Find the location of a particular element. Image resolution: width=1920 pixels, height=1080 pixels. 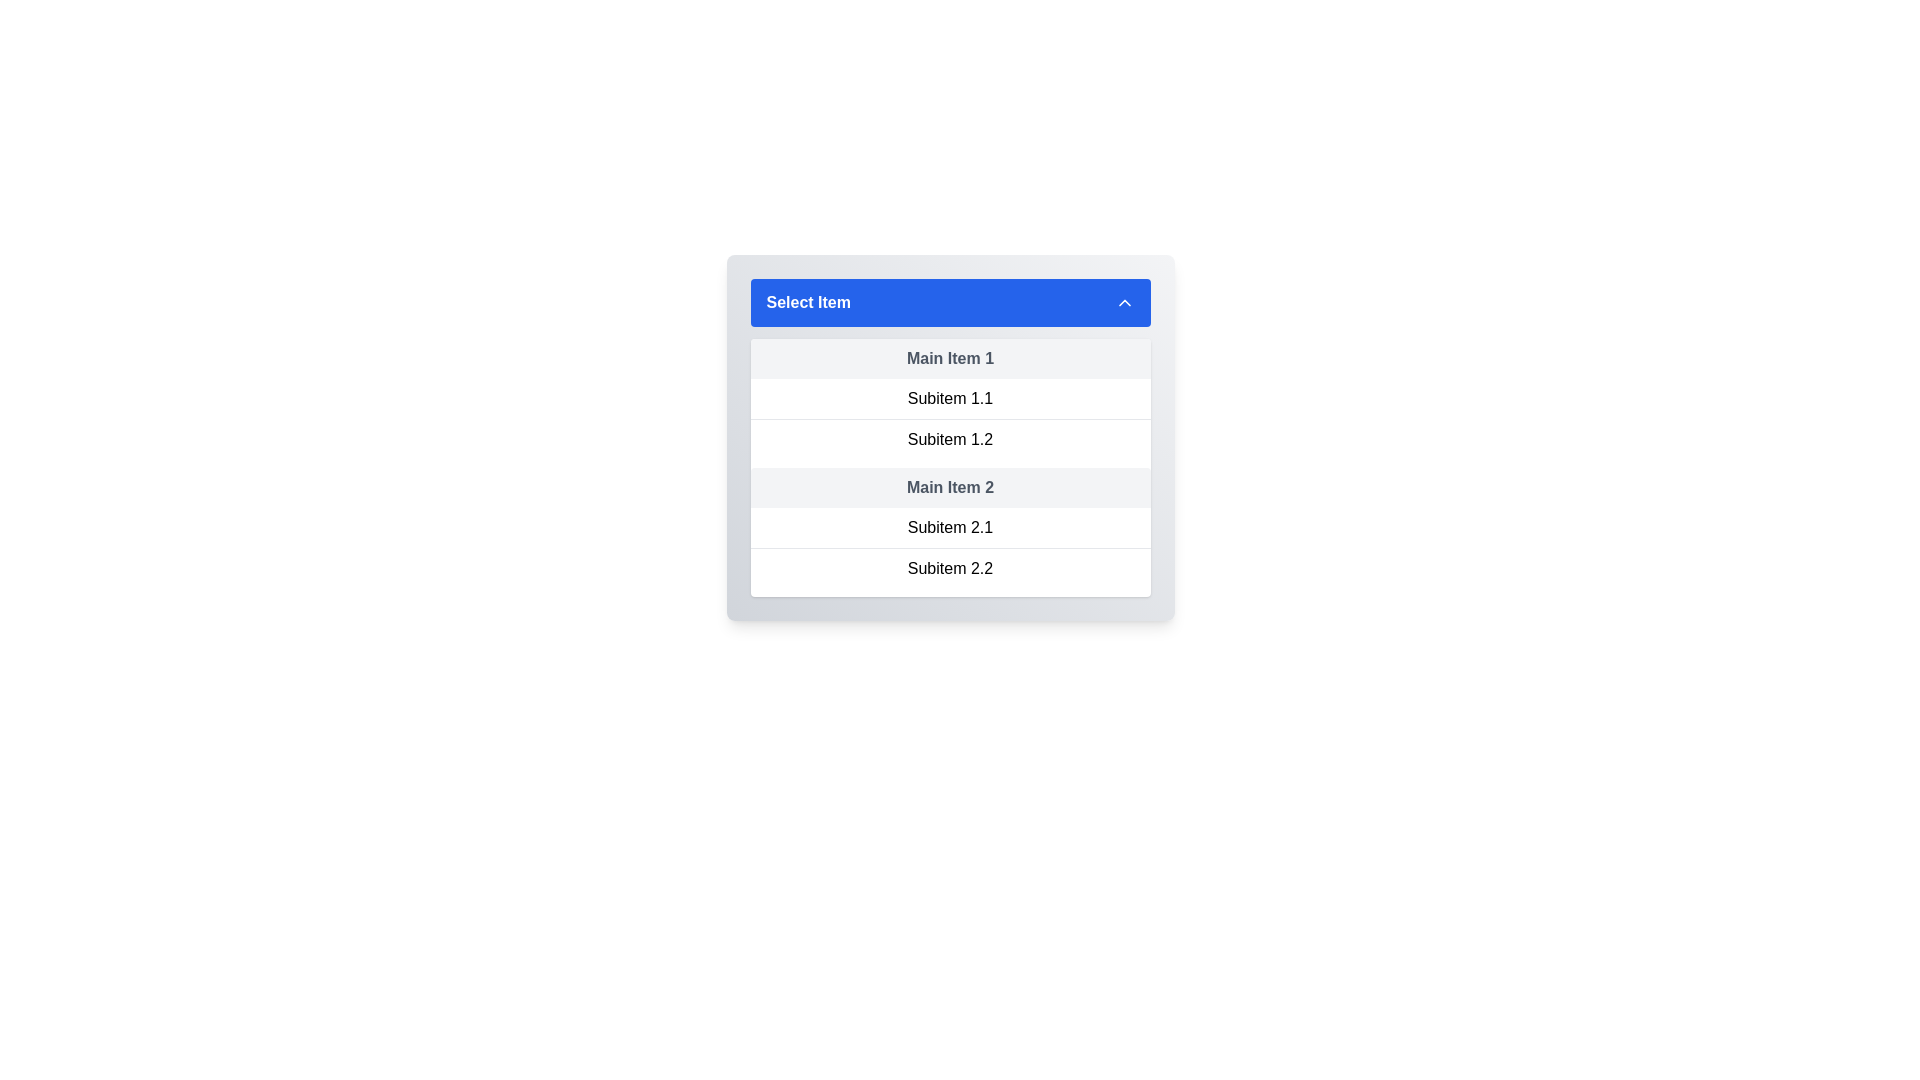

the subitems of the 'Main Item 2' dropdown list group is located at coordinates (949, 531).